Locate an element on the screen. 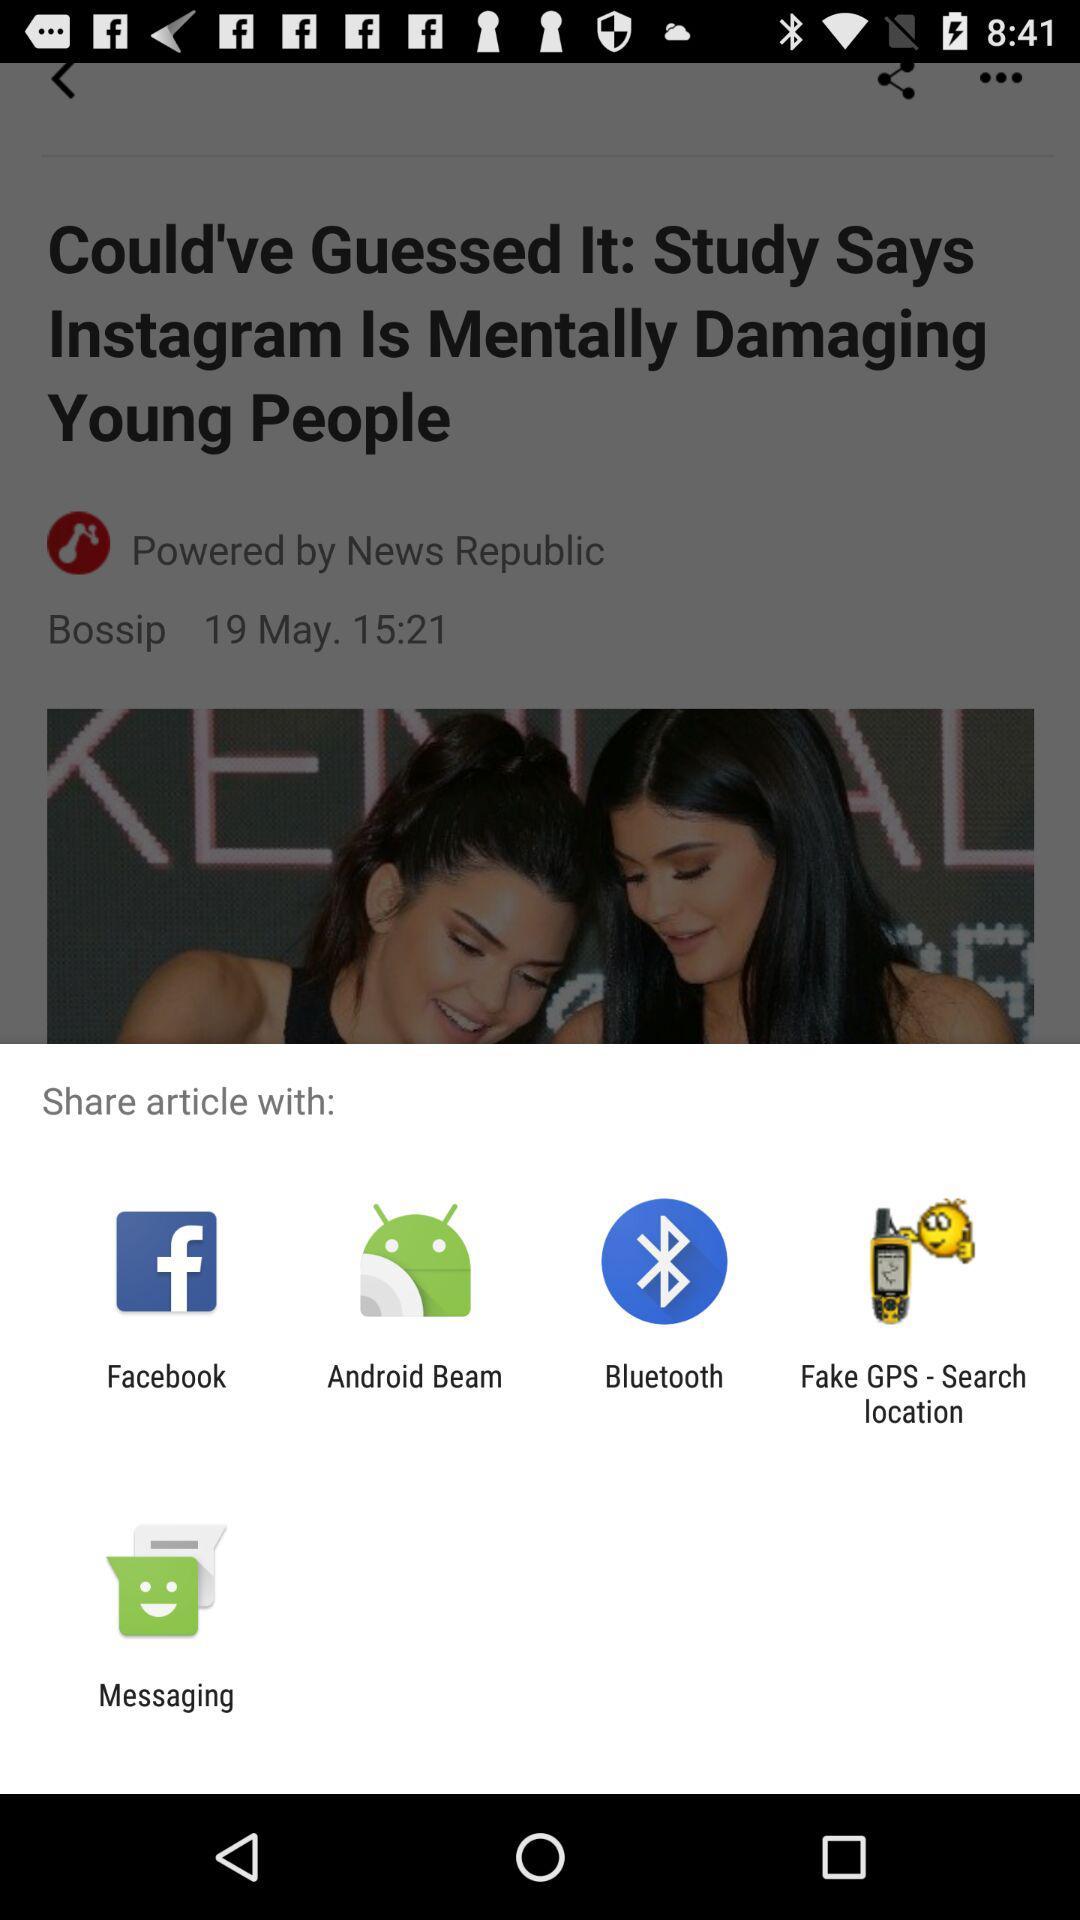  icon next to the fake gps search is located at coordinates (664, 1392).